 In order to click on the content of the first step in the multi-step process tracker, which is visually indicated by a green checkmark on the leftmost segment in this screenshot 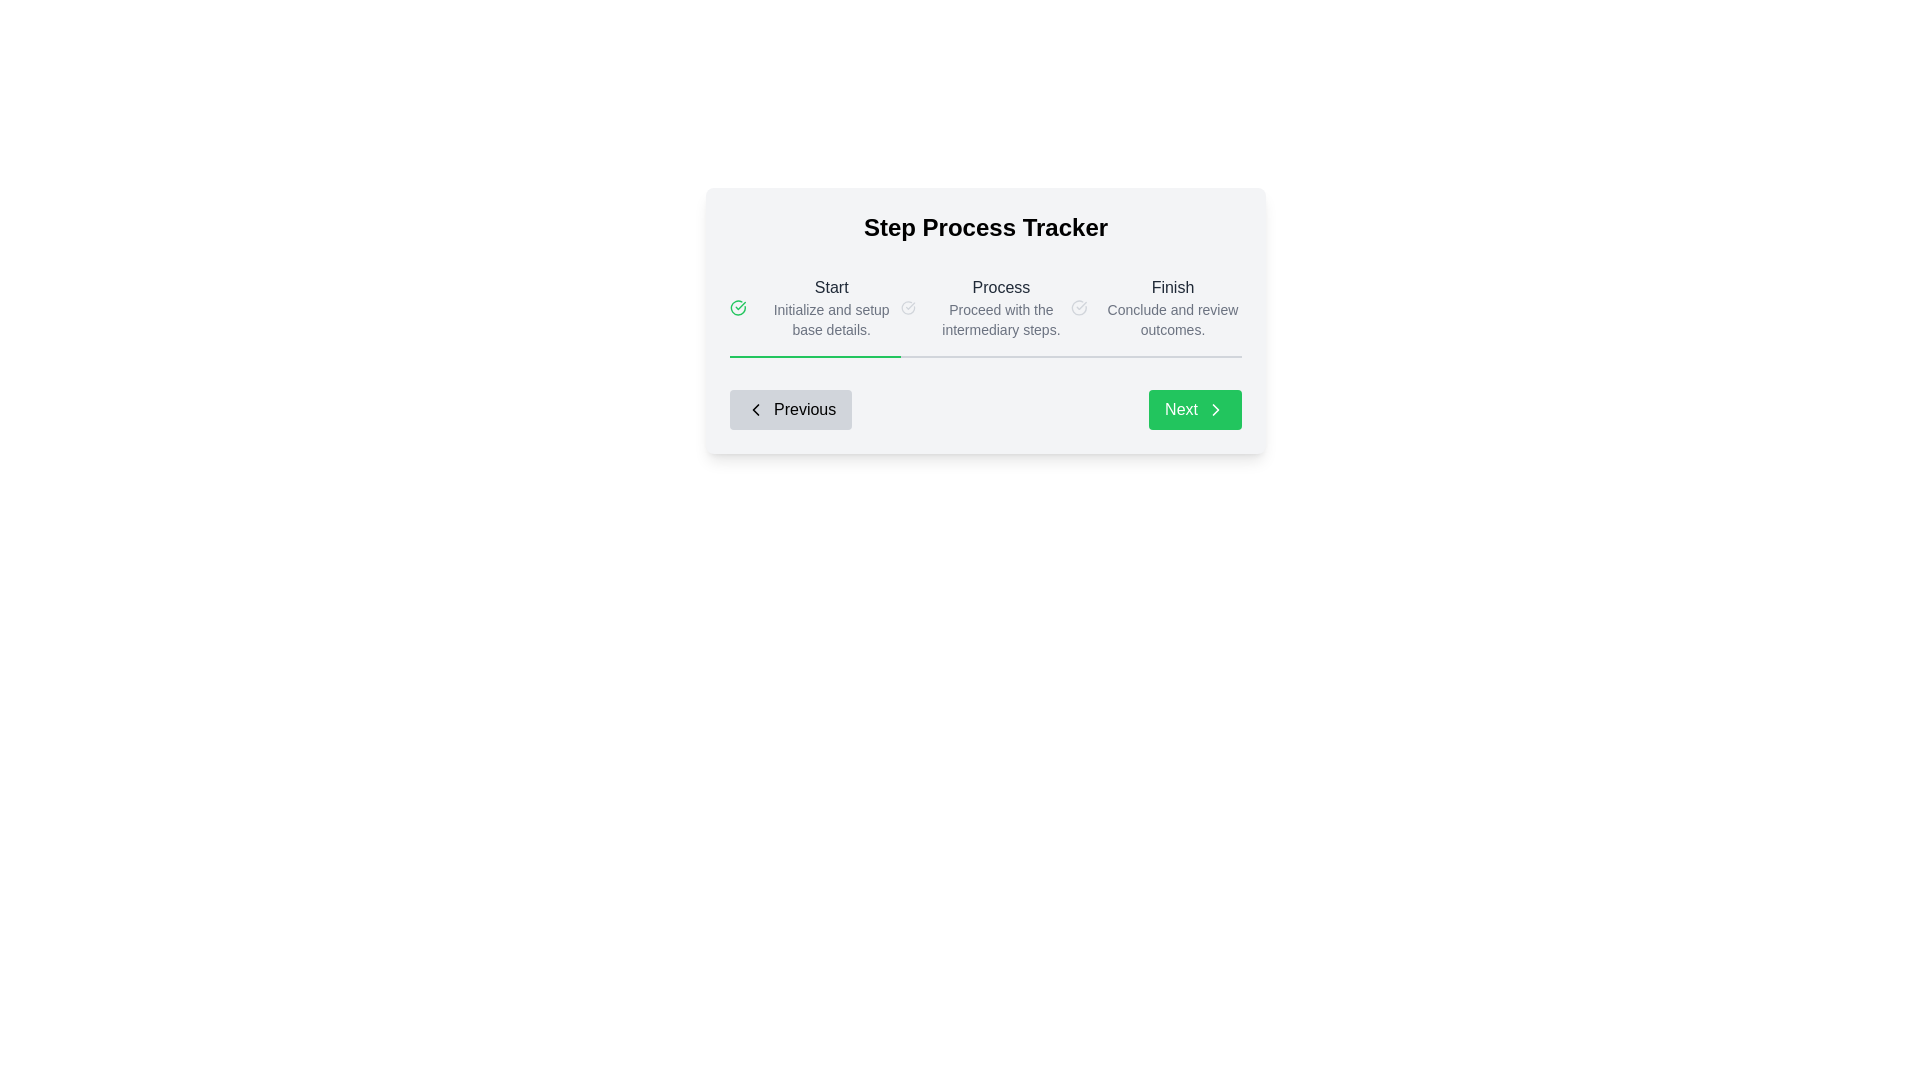, I will do `click(815, 308)`.